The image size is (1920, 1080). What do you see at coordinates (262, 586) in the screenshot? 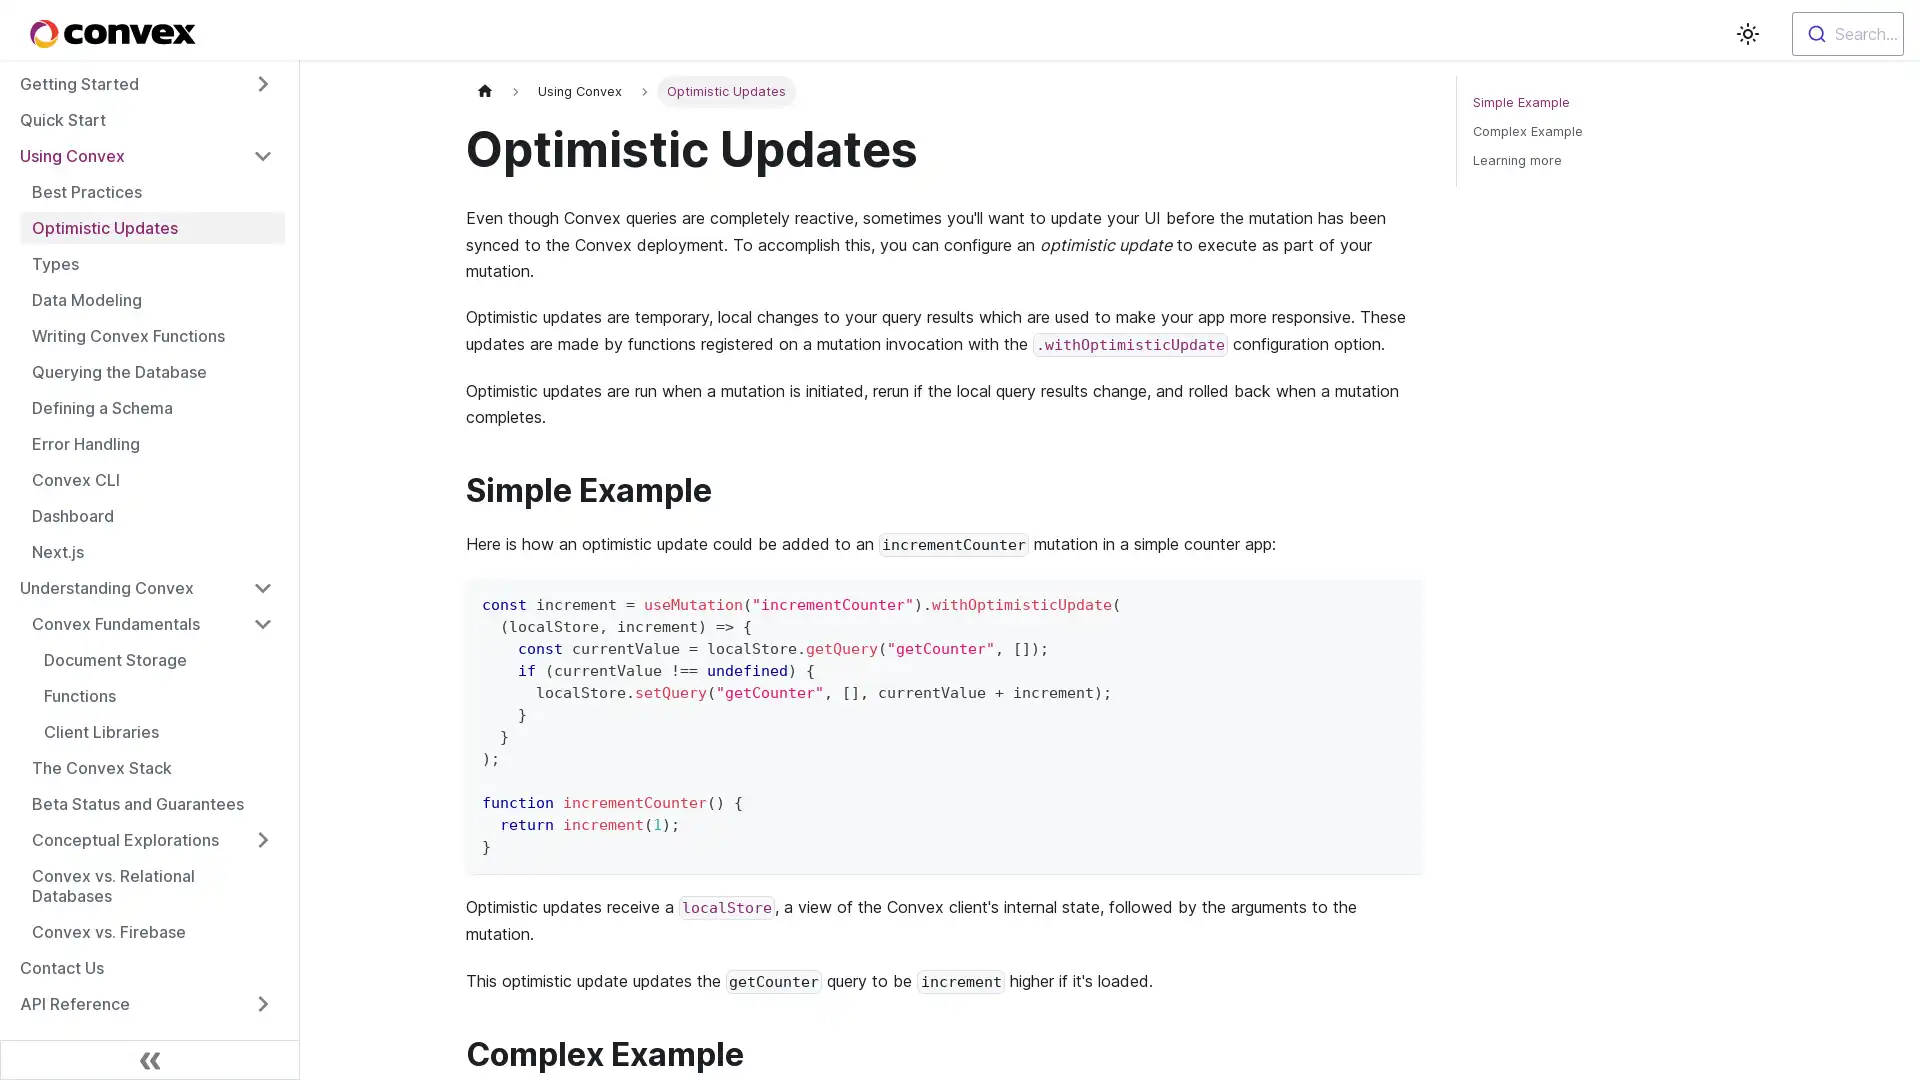
I see `Toggle the collapsible sidebar category 'Understanding Convex'` at bounding box center [262, 586].